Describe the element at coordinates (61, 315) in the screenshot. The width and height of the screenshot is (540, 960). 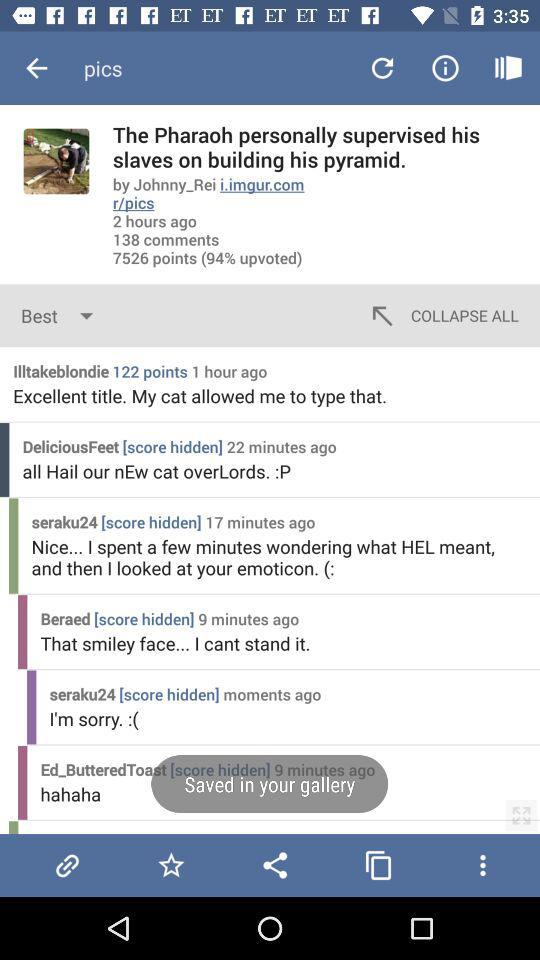
I see `the item to the left of the collapse all` at that location.